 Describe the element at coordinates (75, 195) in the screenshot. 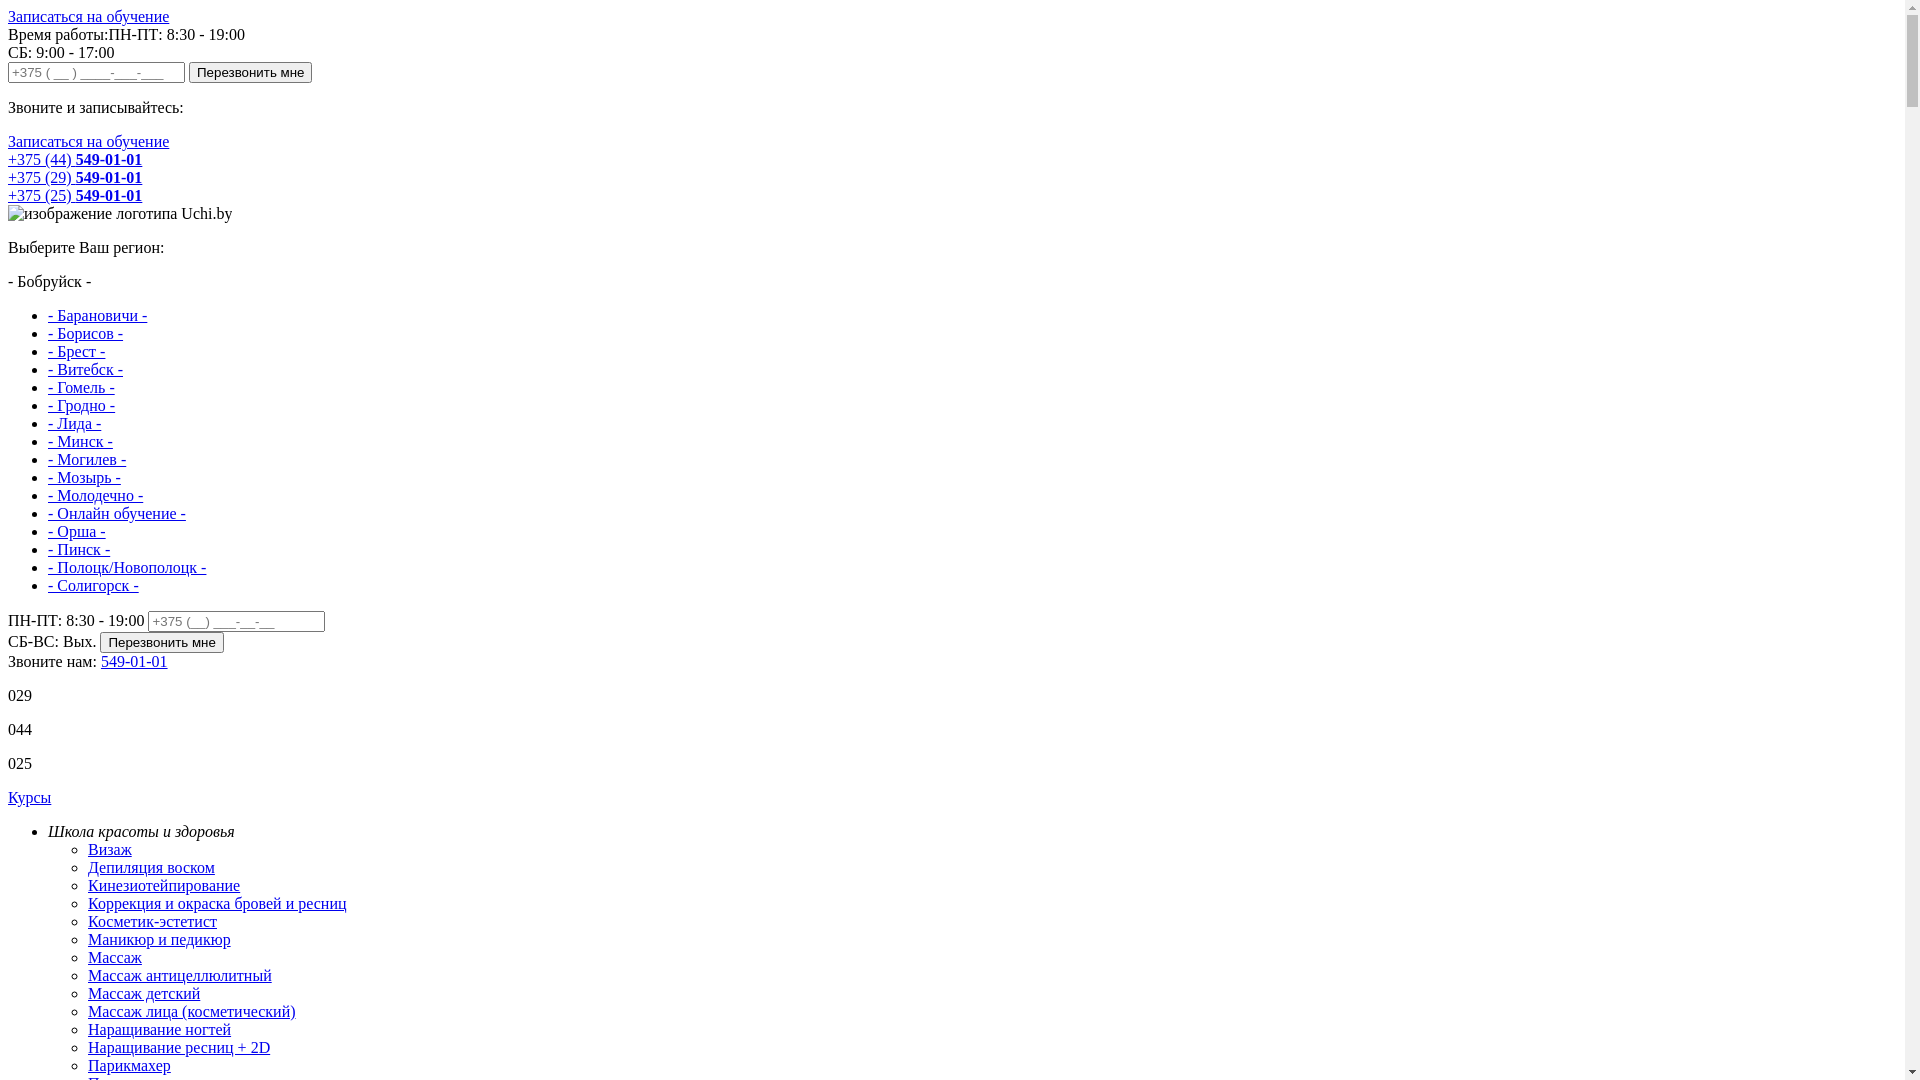

I see `'+375 (25) 549-01-01'` at that location.